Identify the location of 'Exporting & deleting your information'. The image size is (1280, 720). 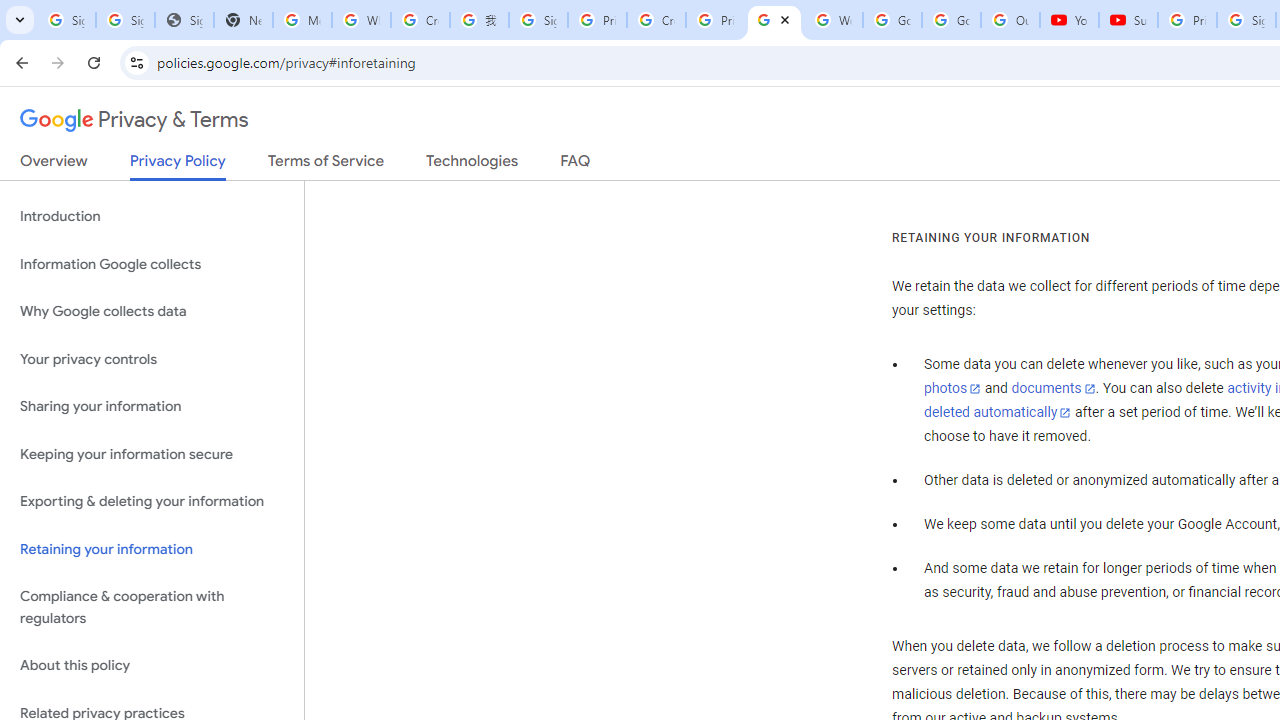
(151, 501).